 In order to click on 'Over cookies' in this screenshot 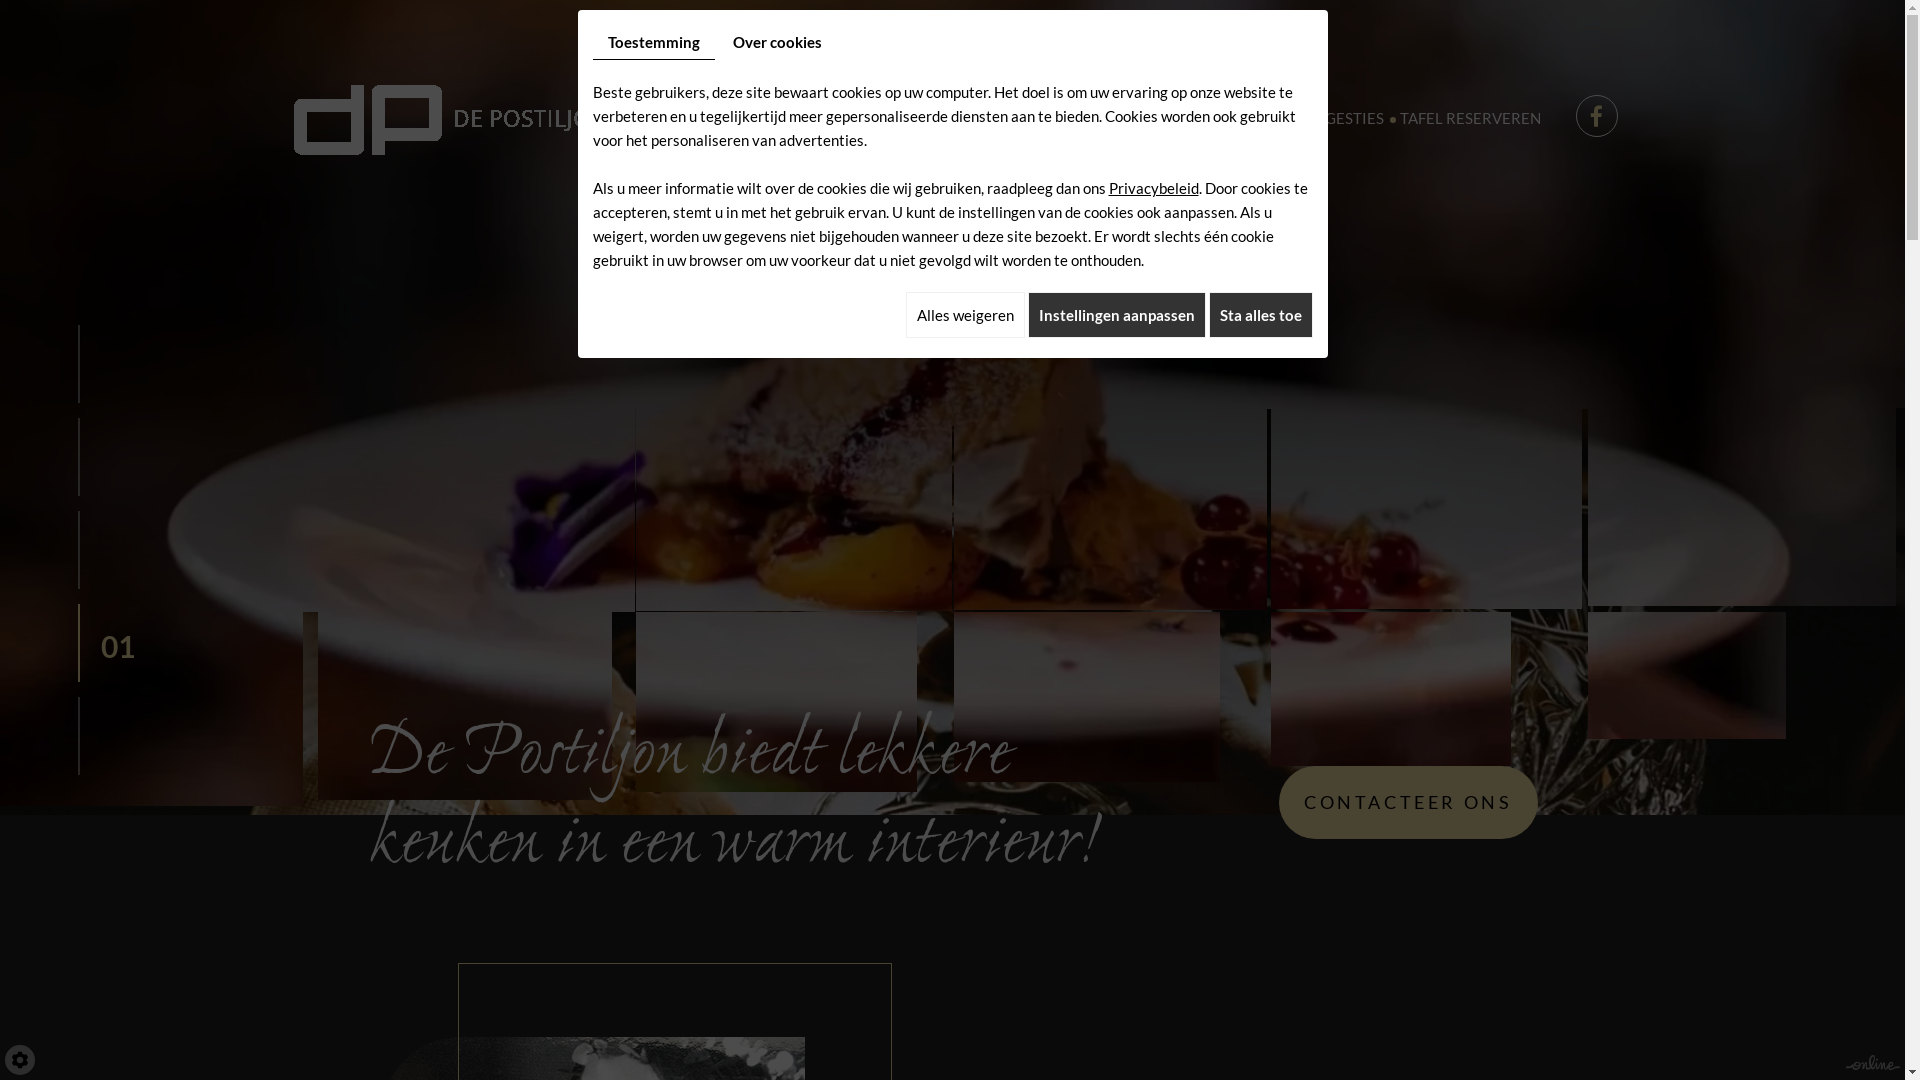, I will do `click(776, 42)`.